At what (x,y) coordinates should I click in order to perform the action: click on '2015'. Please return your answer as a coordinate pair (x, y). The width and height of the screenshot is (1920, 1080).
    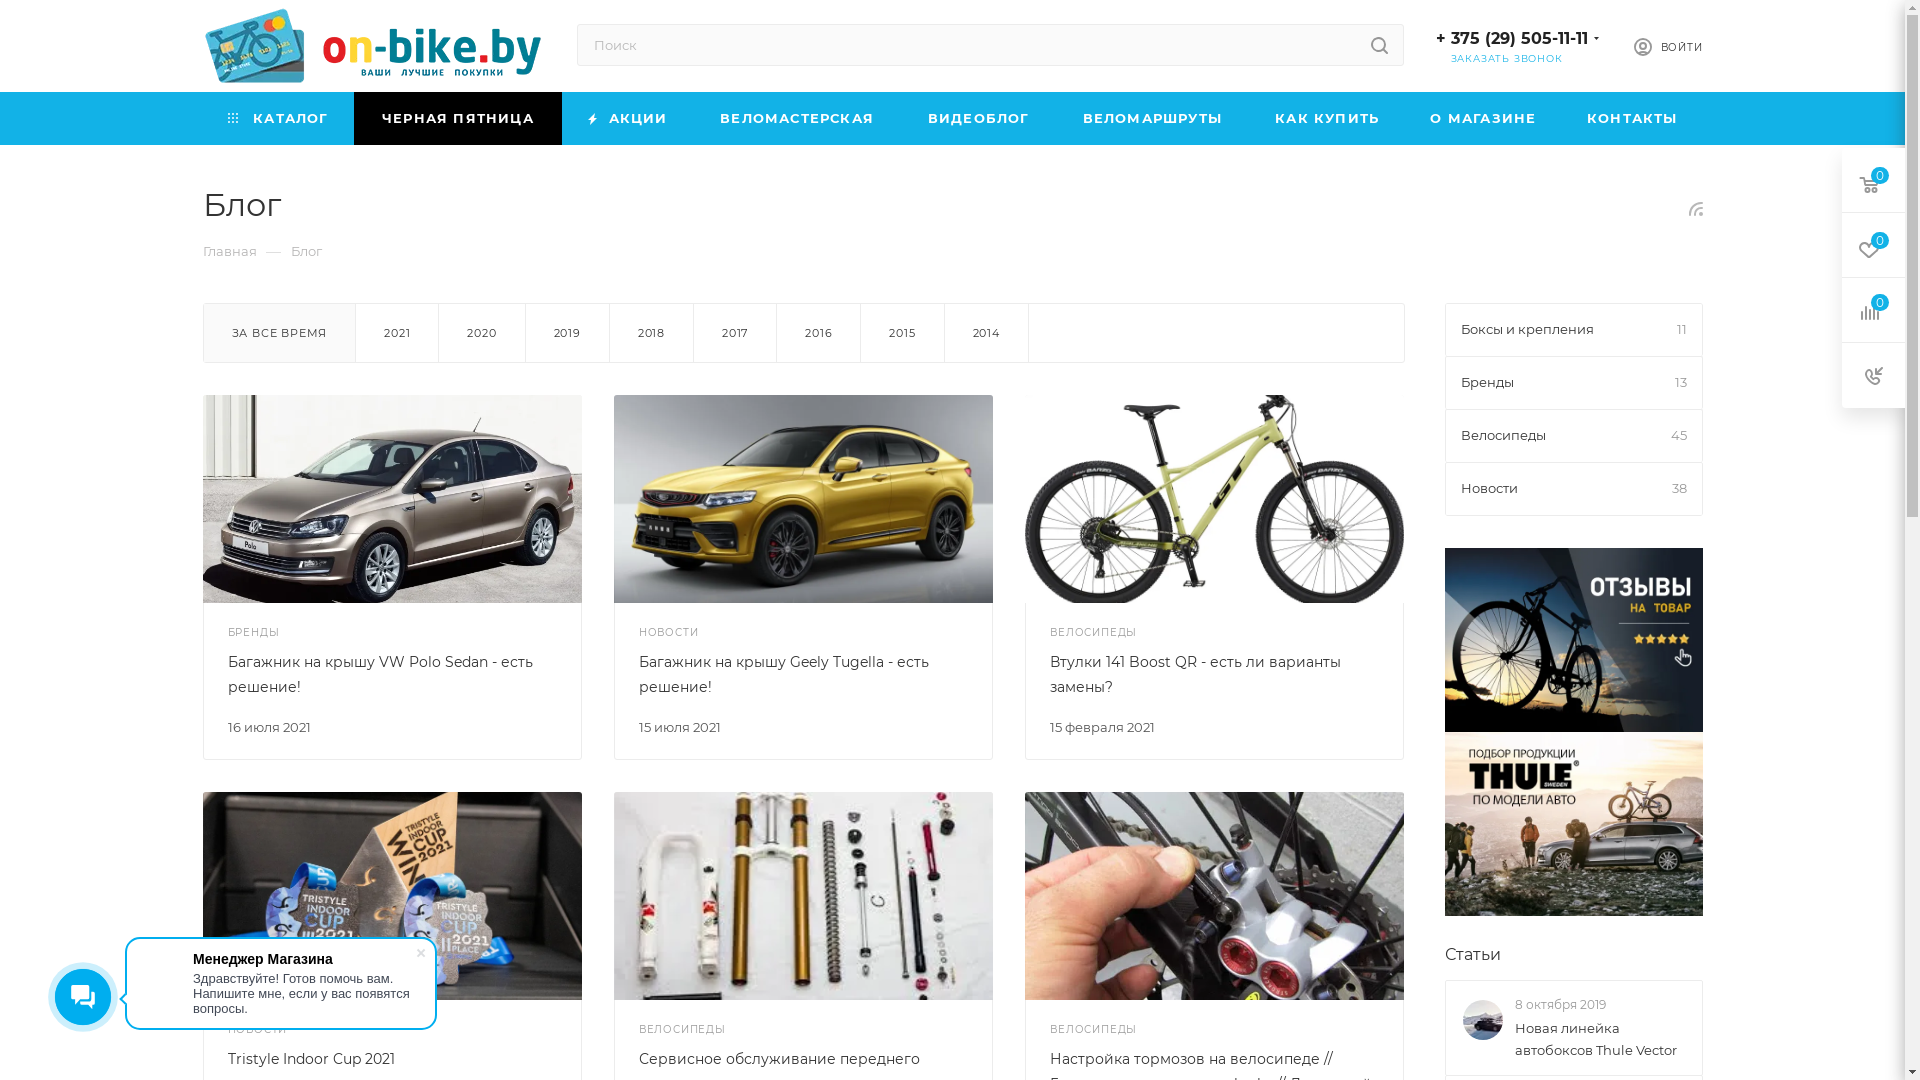
    Looking at the image, I should click on (901, 331).